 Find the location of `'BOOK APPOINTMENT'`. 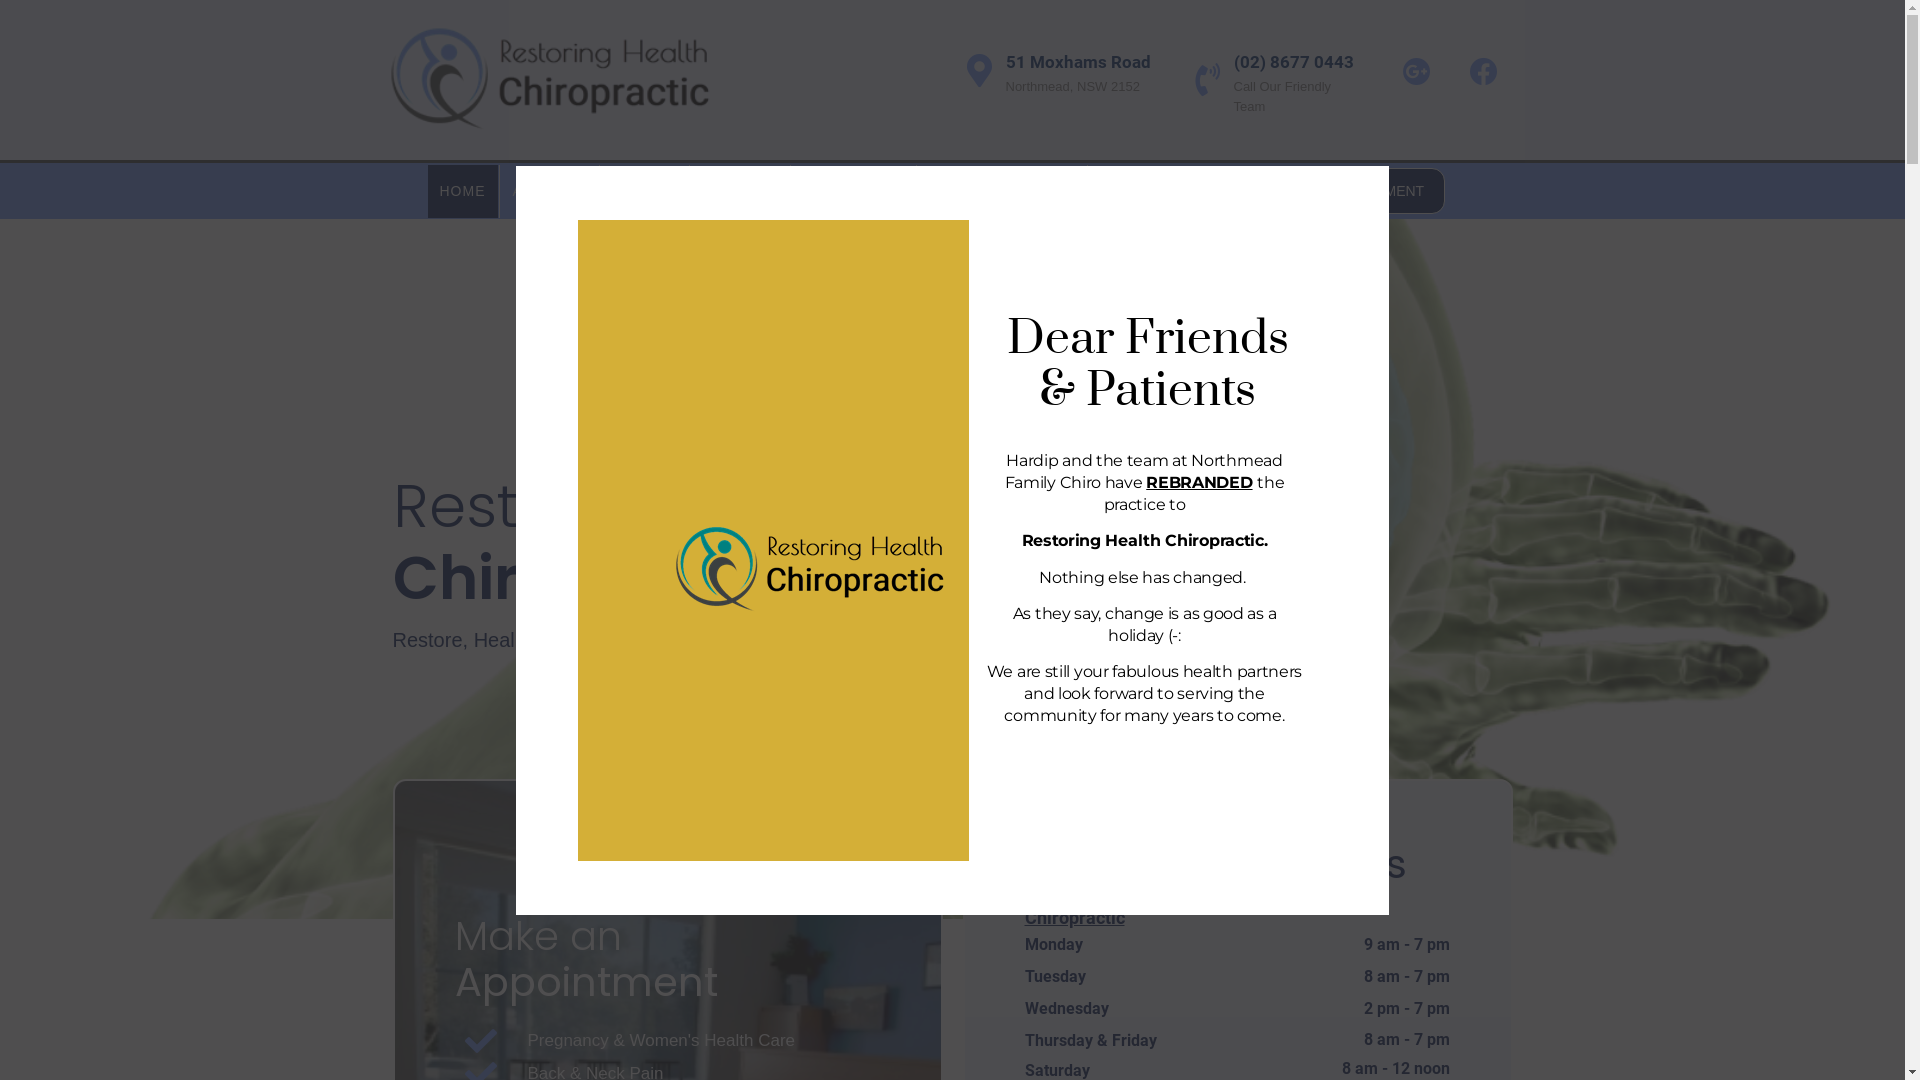

'BOOK APPOINTMENT' is located at coordinates (1339, 191).